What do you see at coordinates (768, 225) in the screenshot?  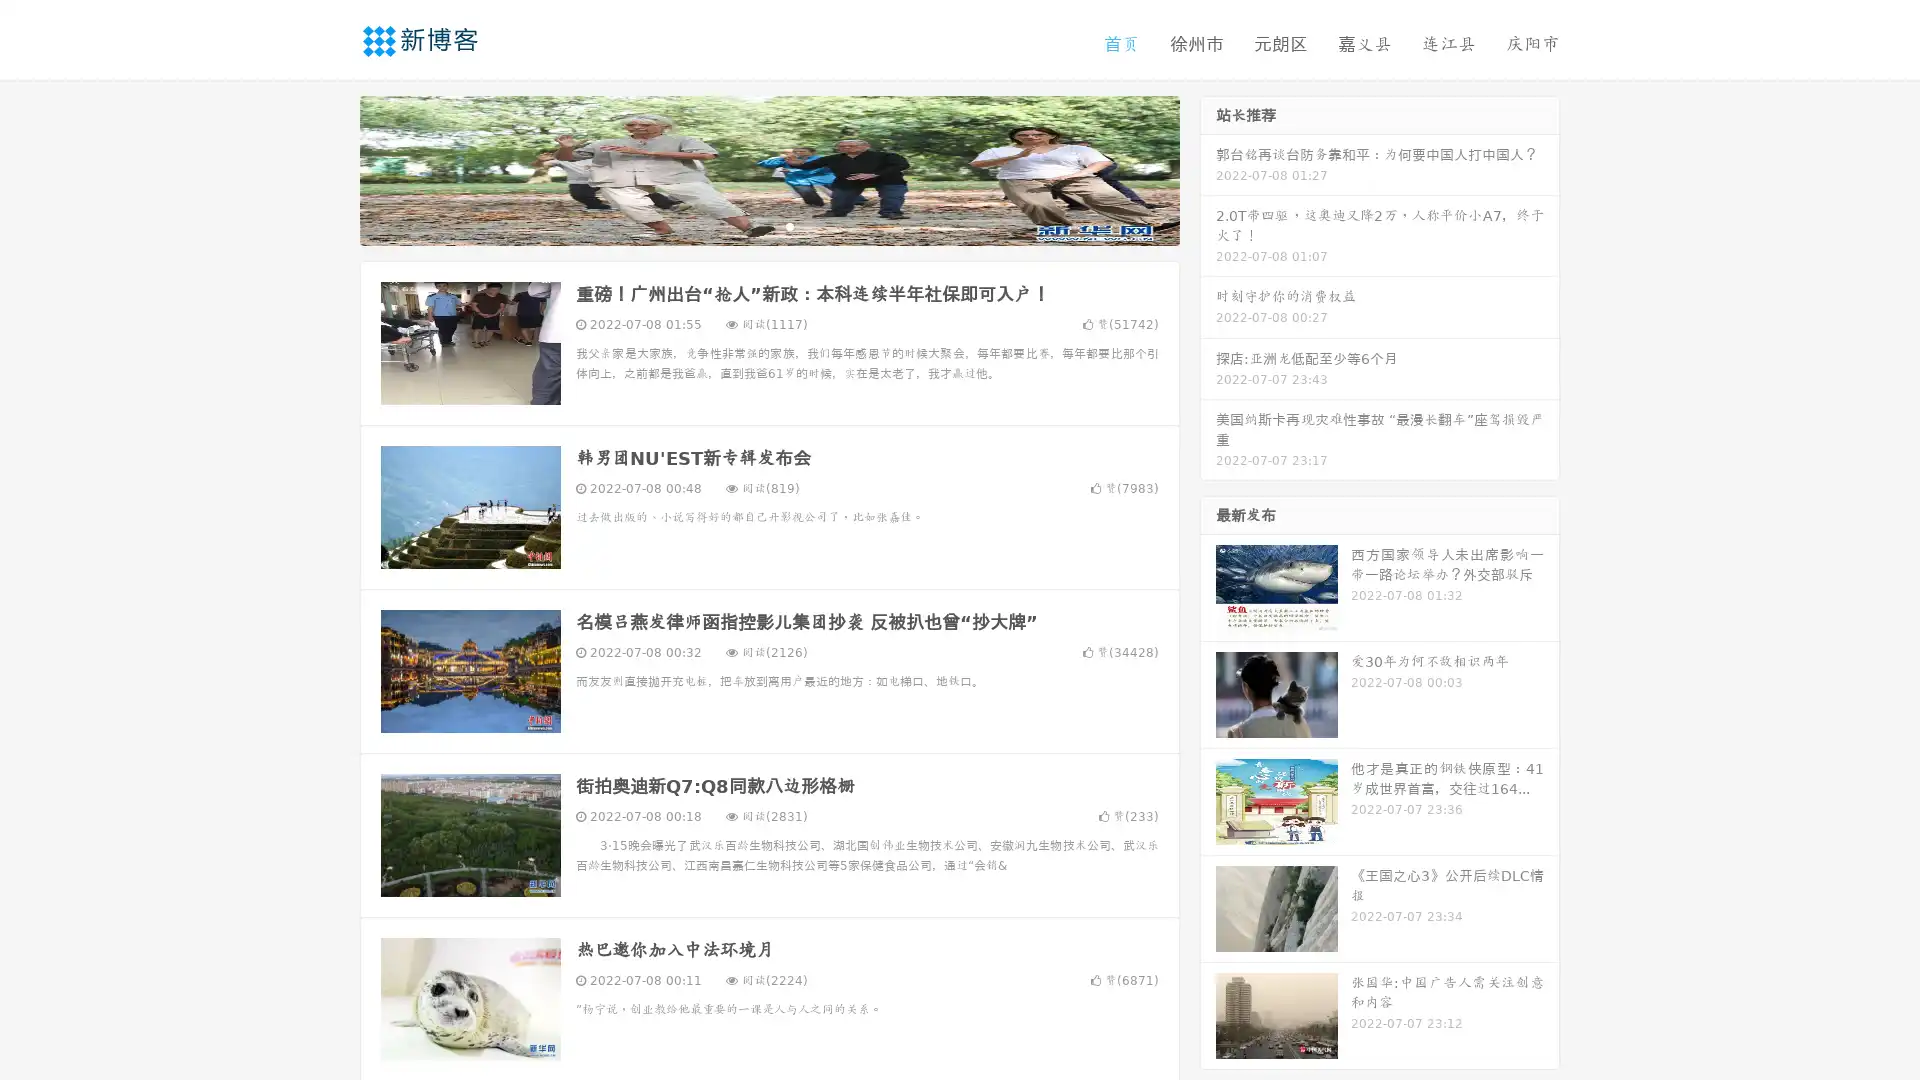 I see `Go to slide 2` at bounding box center [768, 225].